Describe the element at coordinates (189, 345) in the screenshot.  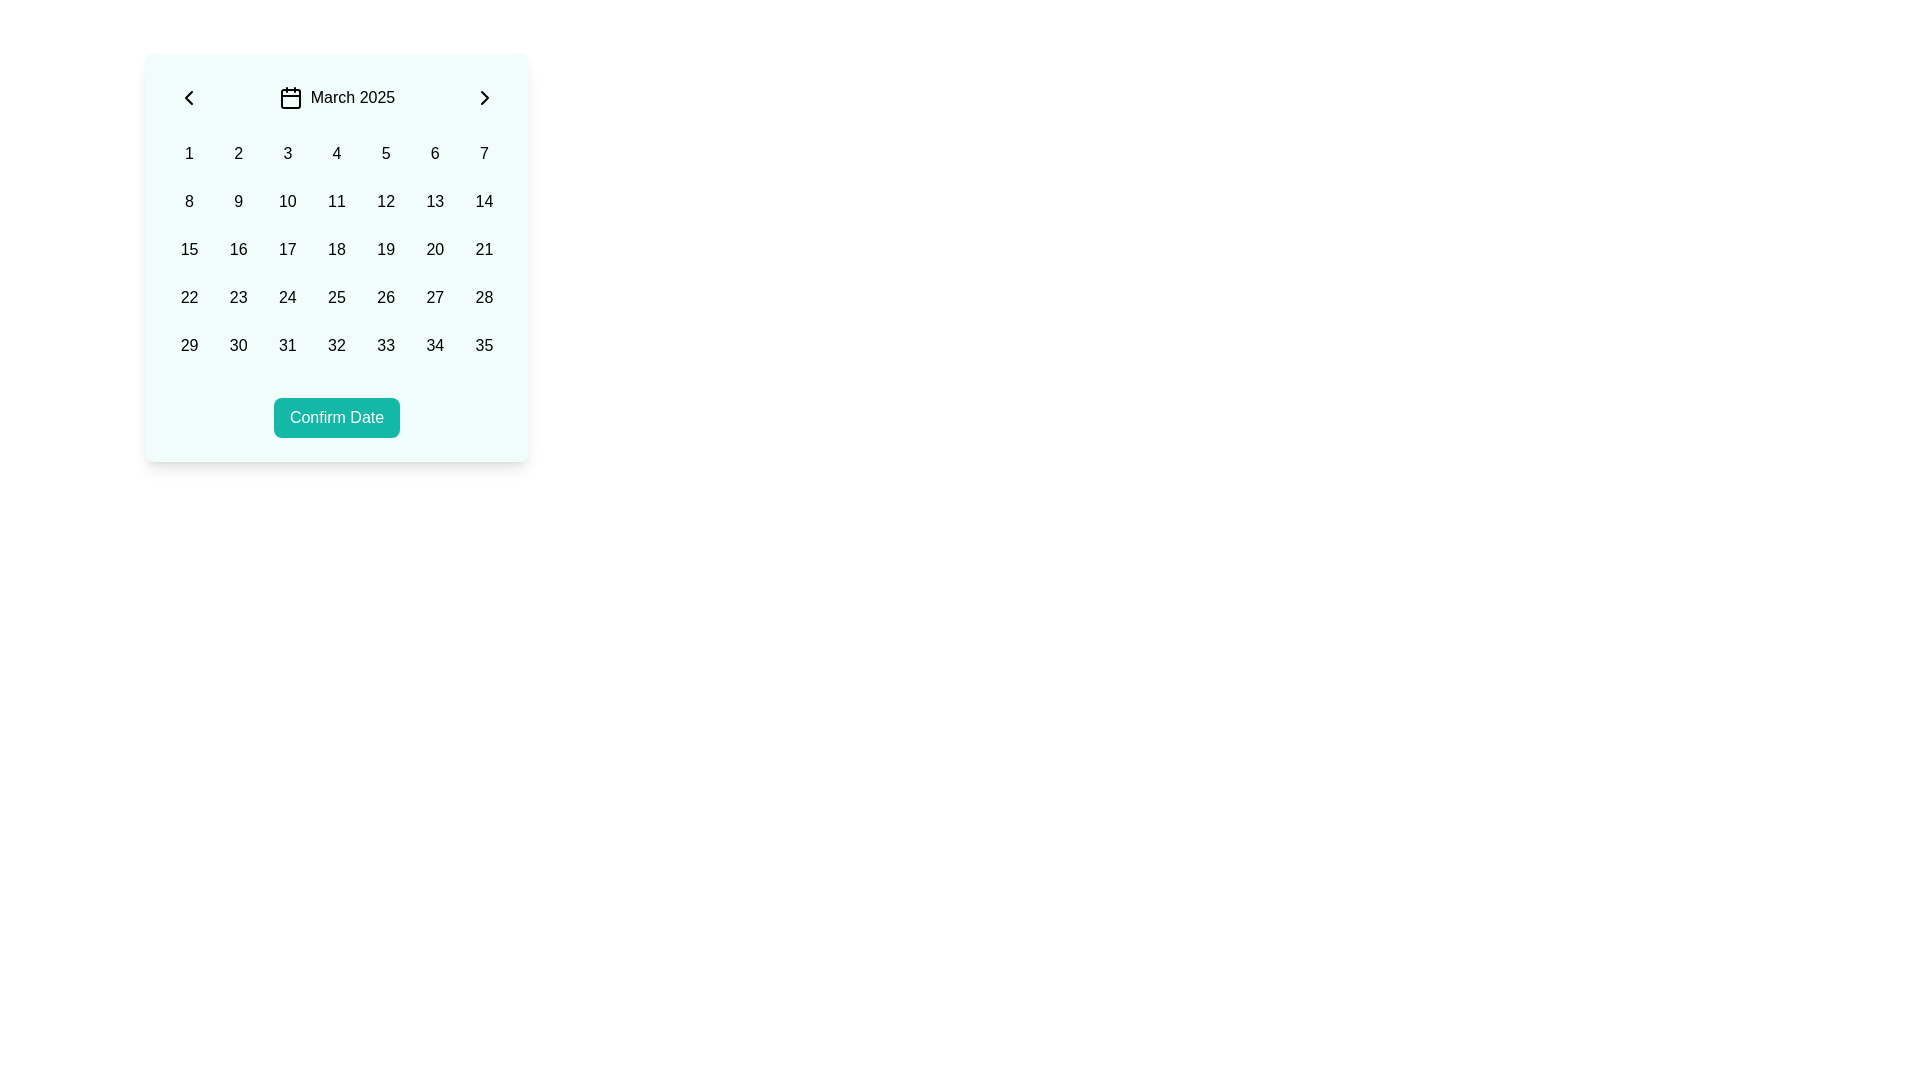
I see `the button displaying '29' in the date picker interface, located in the third row and first column of the grid` at that location.